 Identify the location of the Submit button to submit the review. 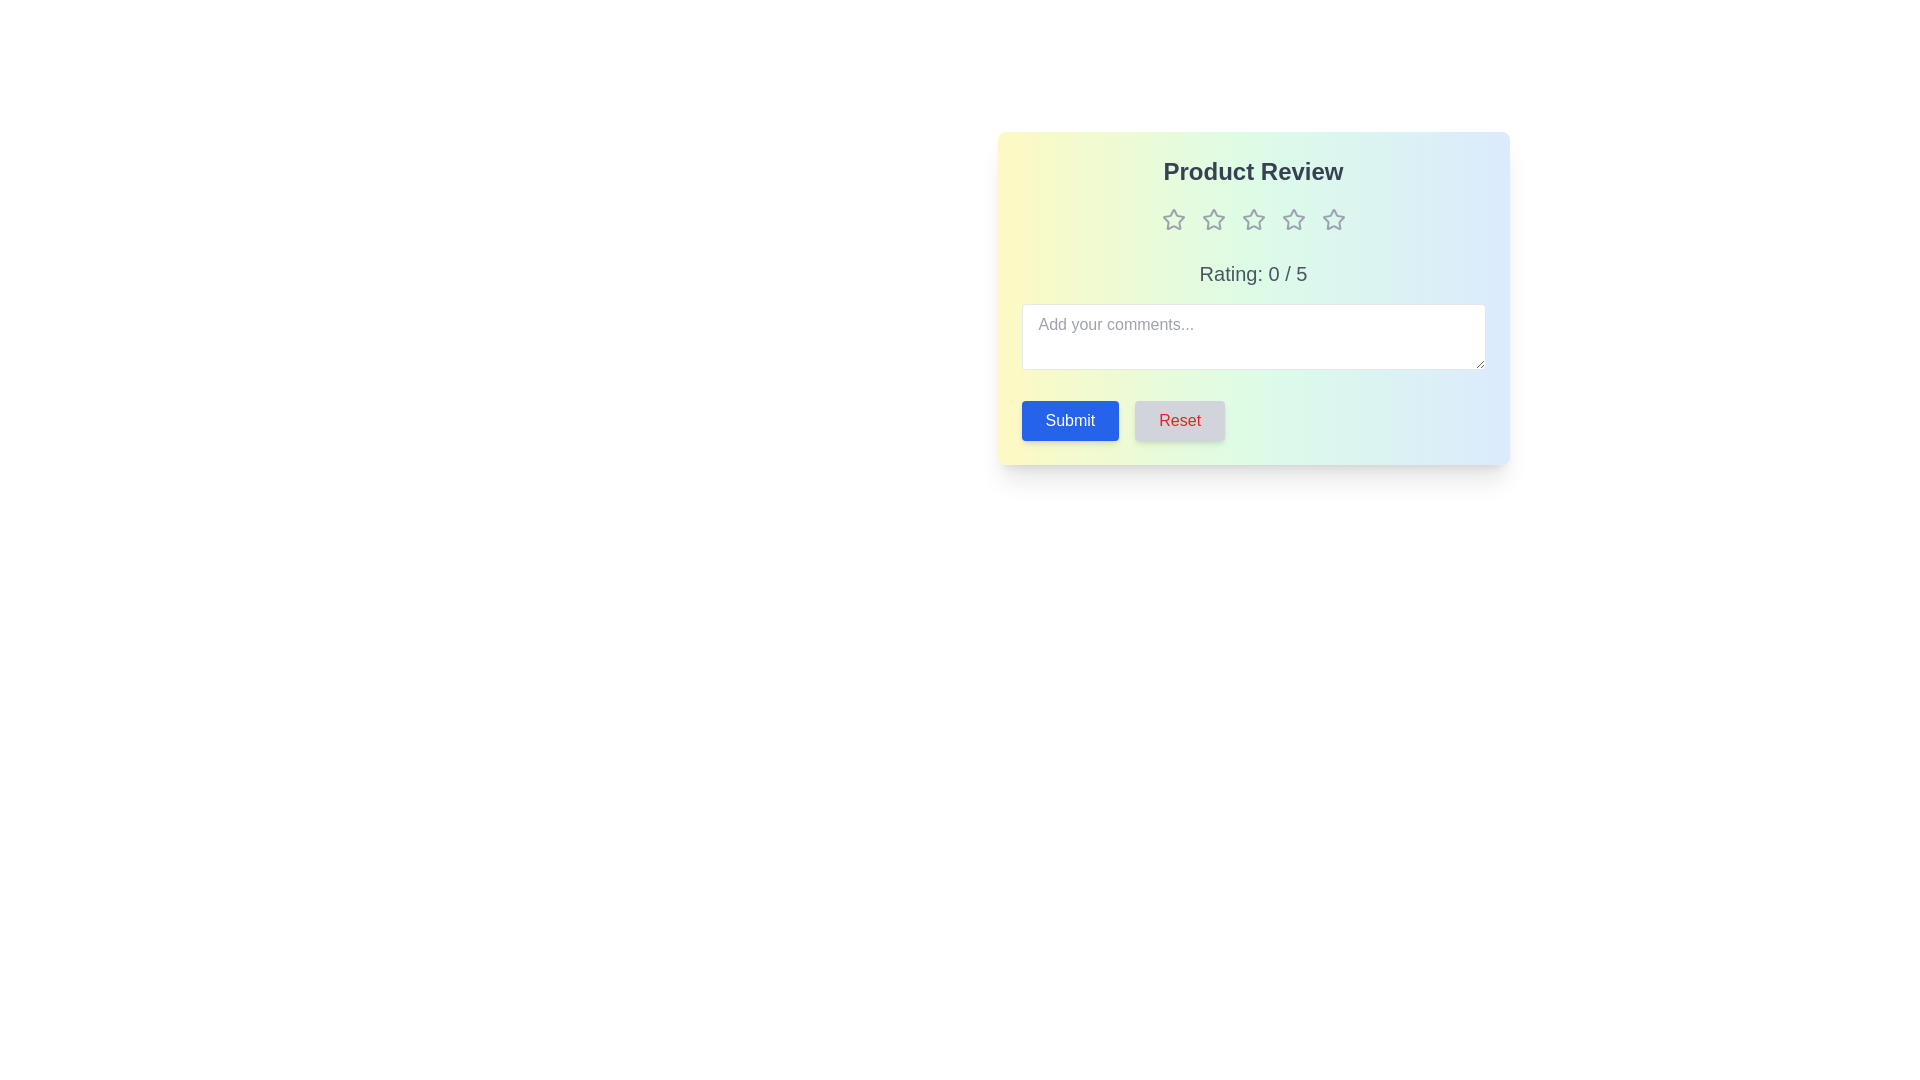
(1069, 419).